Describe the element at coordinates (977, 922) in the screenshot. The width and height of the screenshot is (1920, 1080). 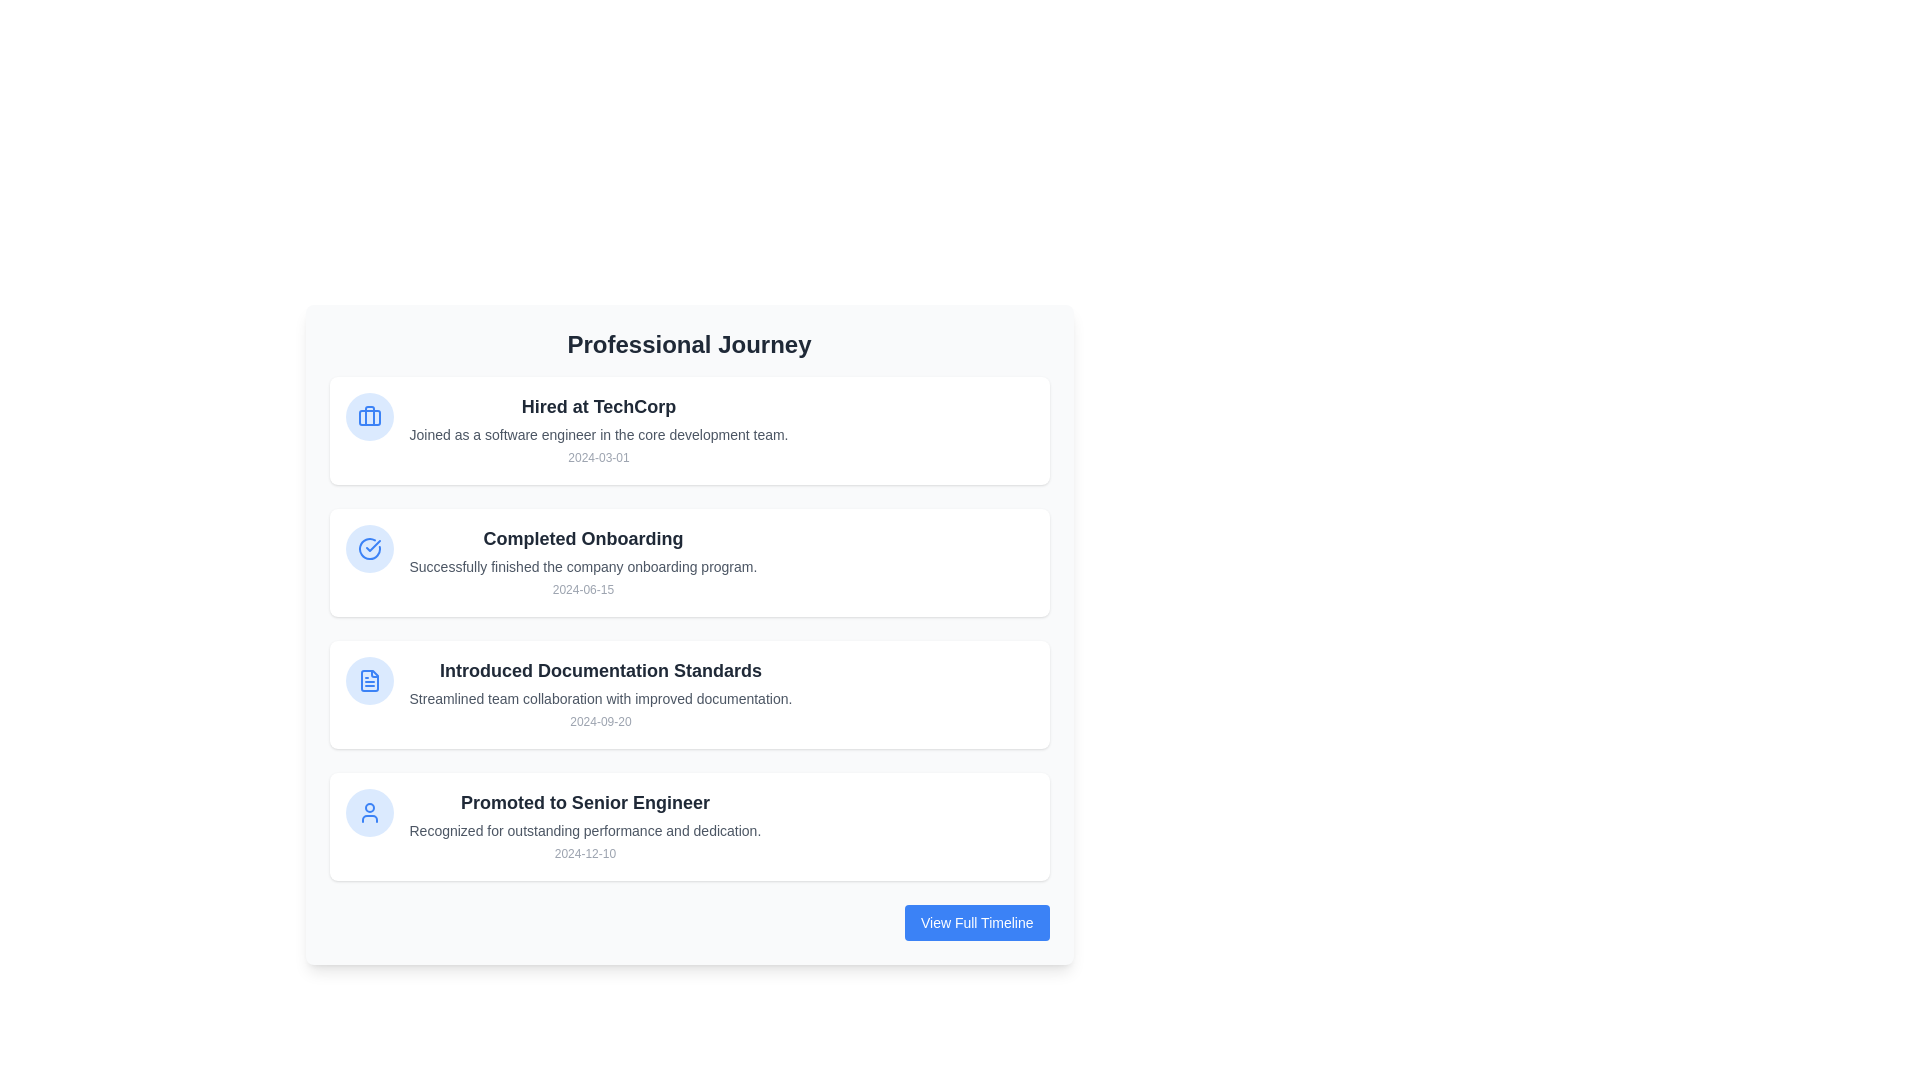
I see `the button with the blue background and white text 'View Full Timeline', located at the bottom-right corner of the 'Professional Journey' section card` at that location.